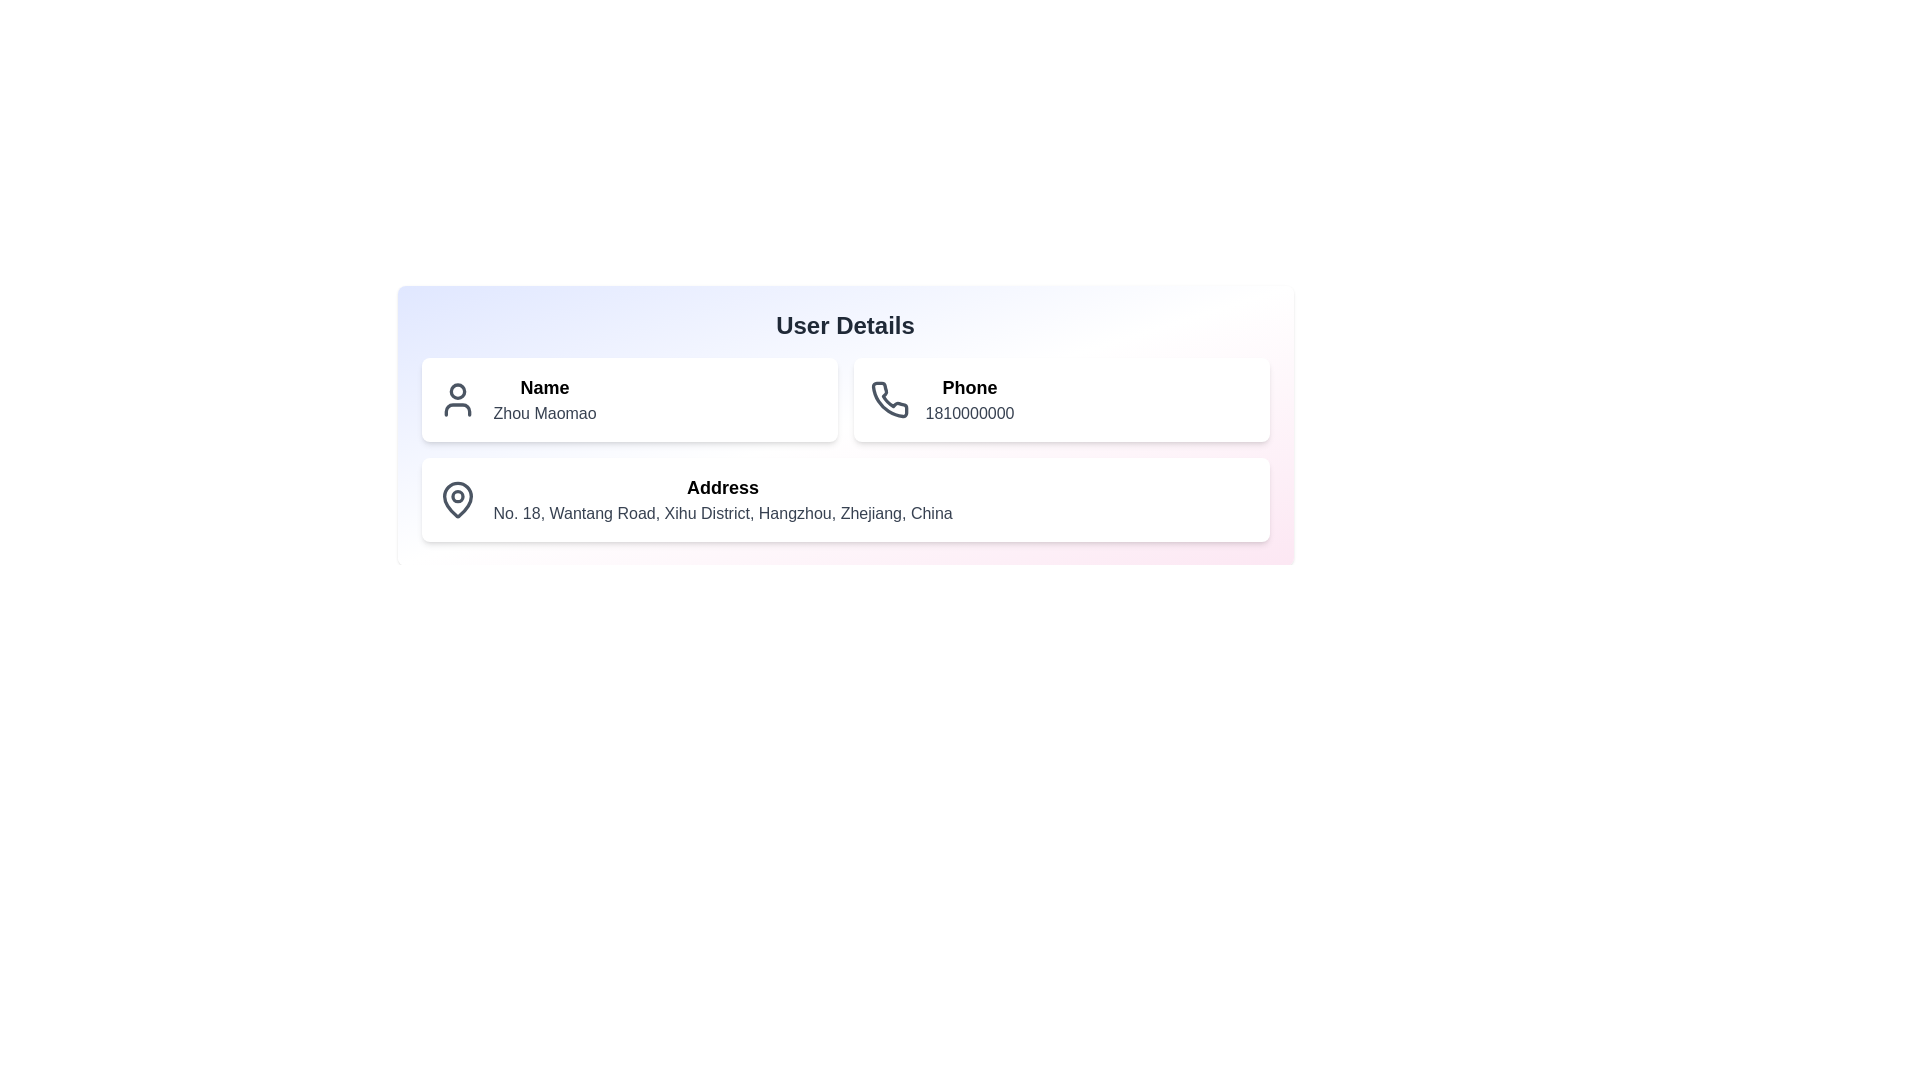 This screenshot has height=1080, width=1920. What do you see at coordinates (545, 388) in the screenshot?
I see `the text label identifying the user's name, positioned above 'Zhou Maomao' in the user details card` at bounding box center [545, 388].